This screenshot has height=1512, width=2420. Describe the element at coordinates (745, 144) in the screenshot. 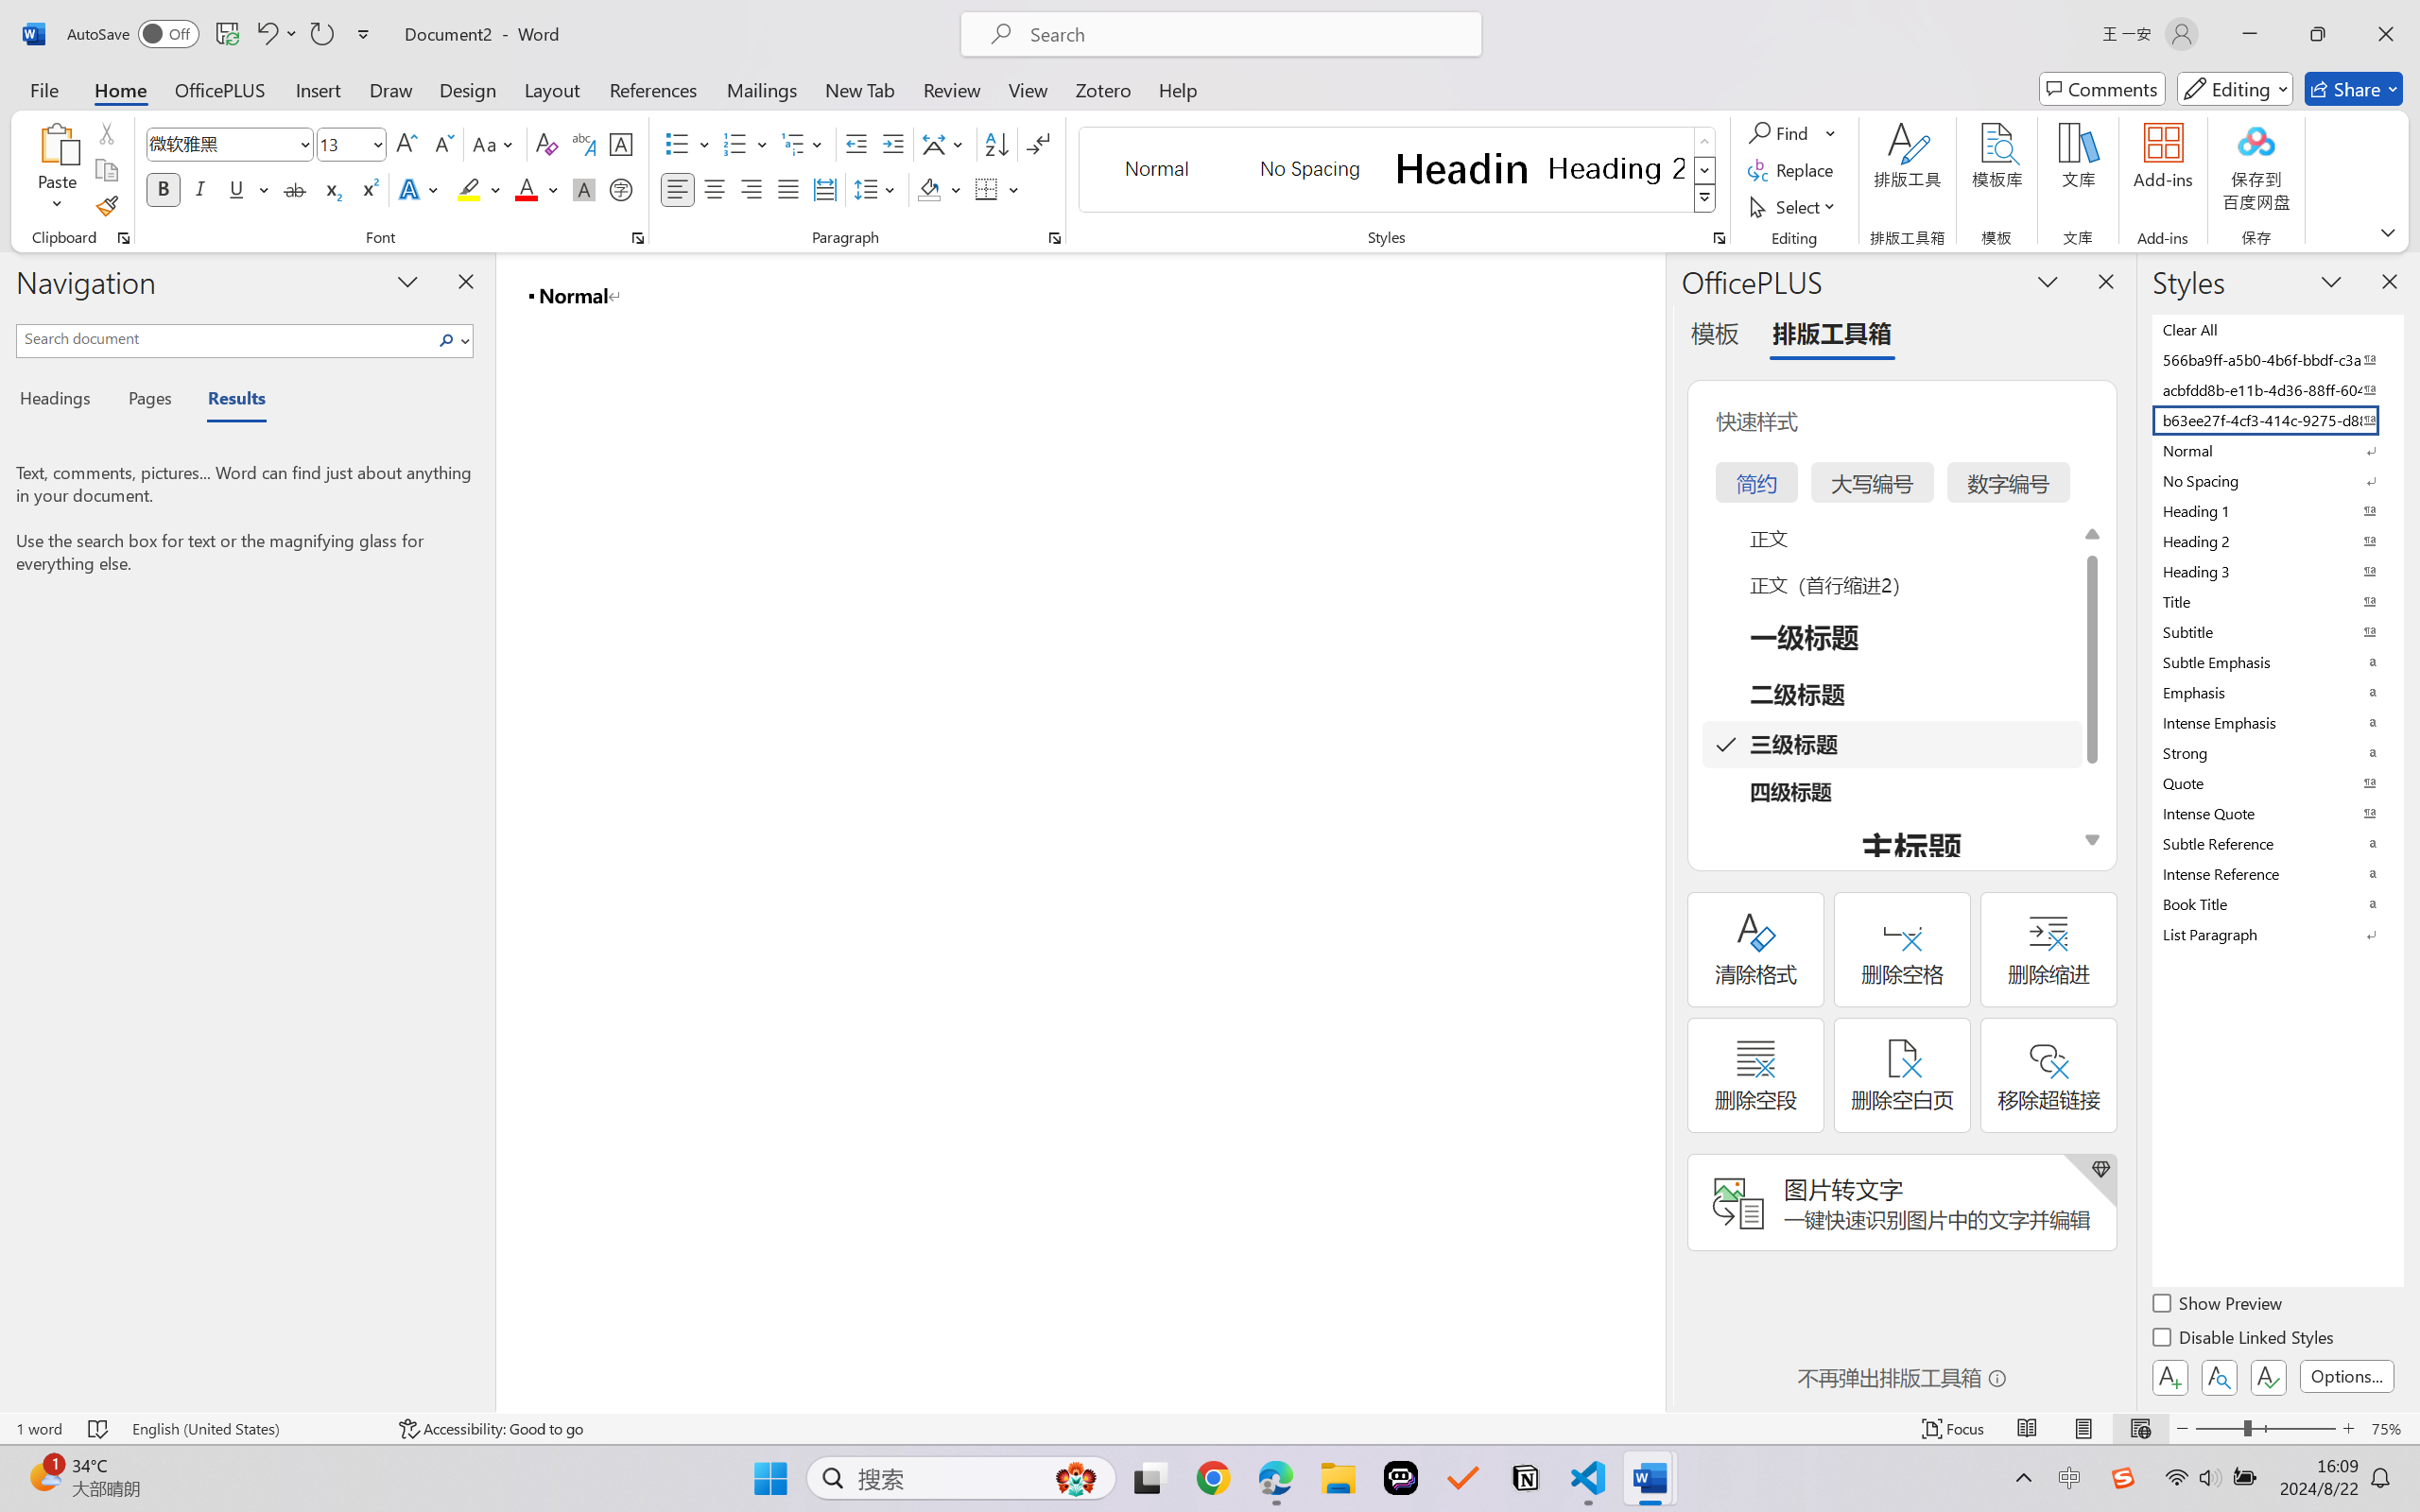

I see `'Numbering'` at that location.